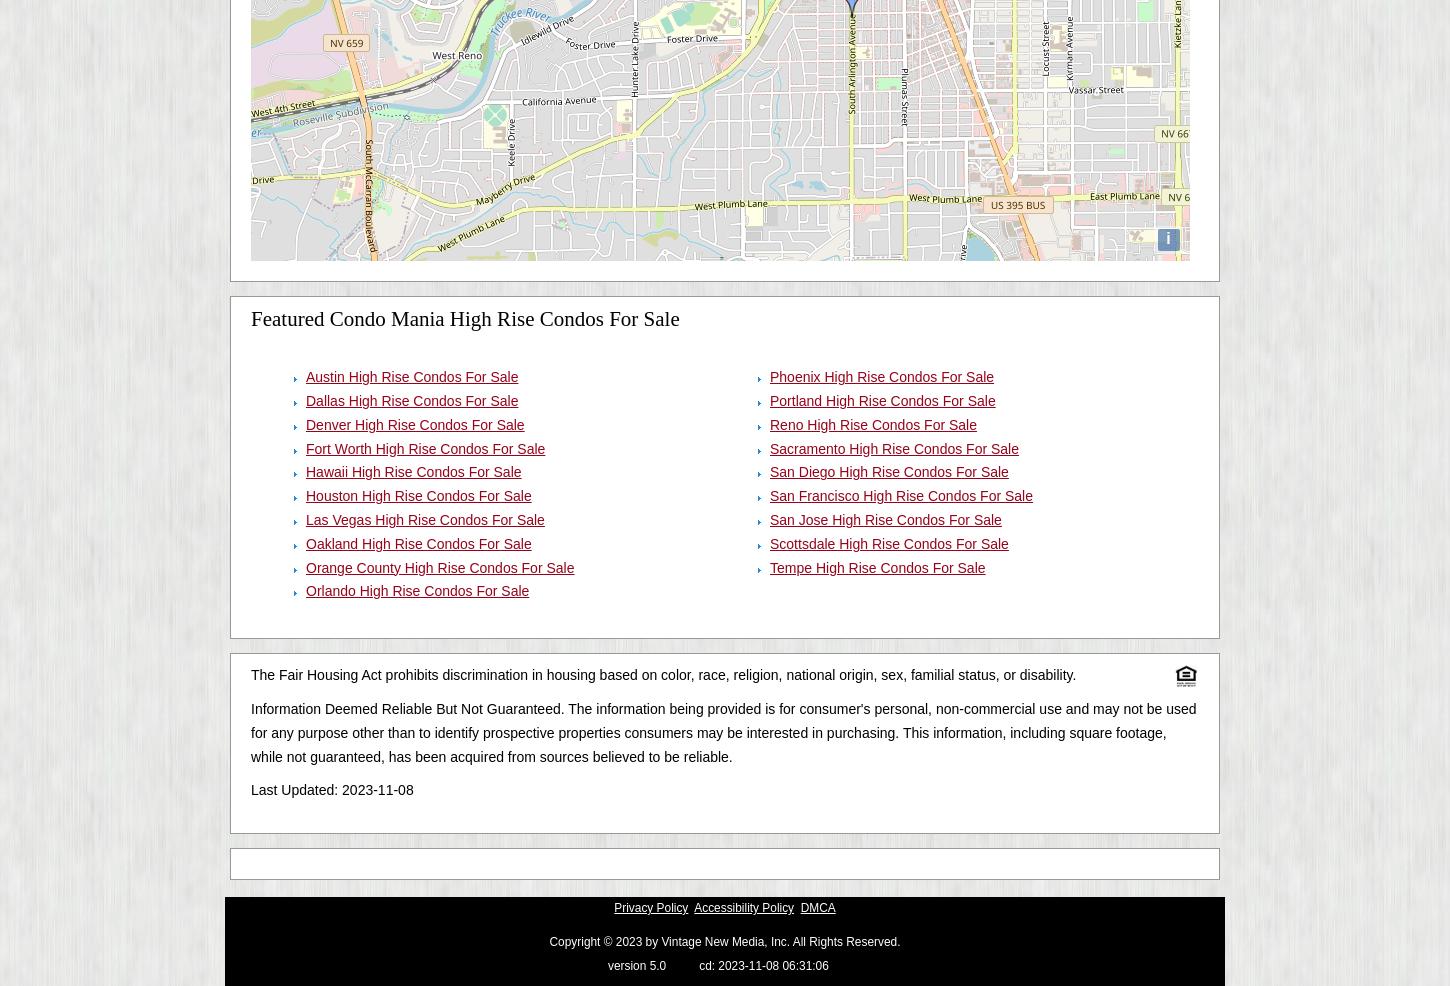  I want to click on 'San Francisco High Rise Condos For Sale', so click(900, 494).